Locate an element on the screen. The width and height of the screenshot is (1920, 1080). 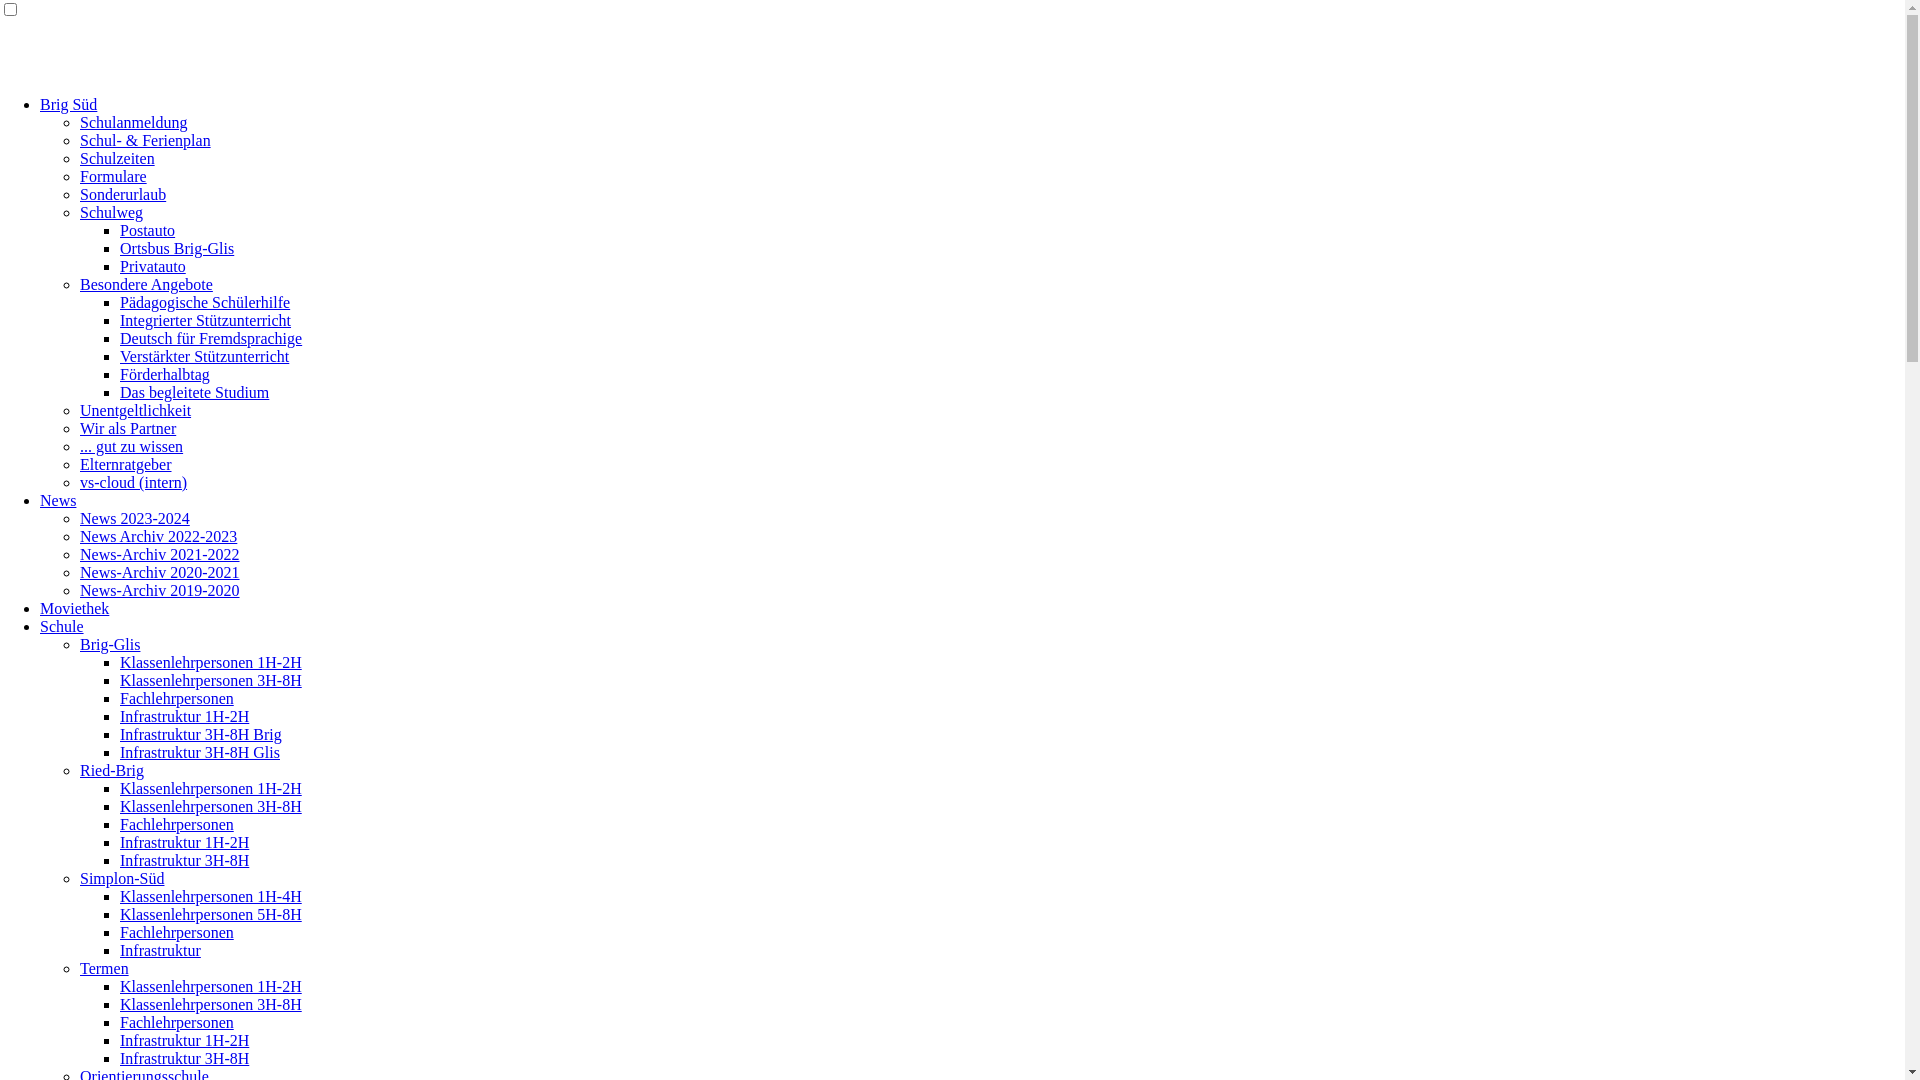
'Besondere Angebote' is located at coordinates (145, 284).